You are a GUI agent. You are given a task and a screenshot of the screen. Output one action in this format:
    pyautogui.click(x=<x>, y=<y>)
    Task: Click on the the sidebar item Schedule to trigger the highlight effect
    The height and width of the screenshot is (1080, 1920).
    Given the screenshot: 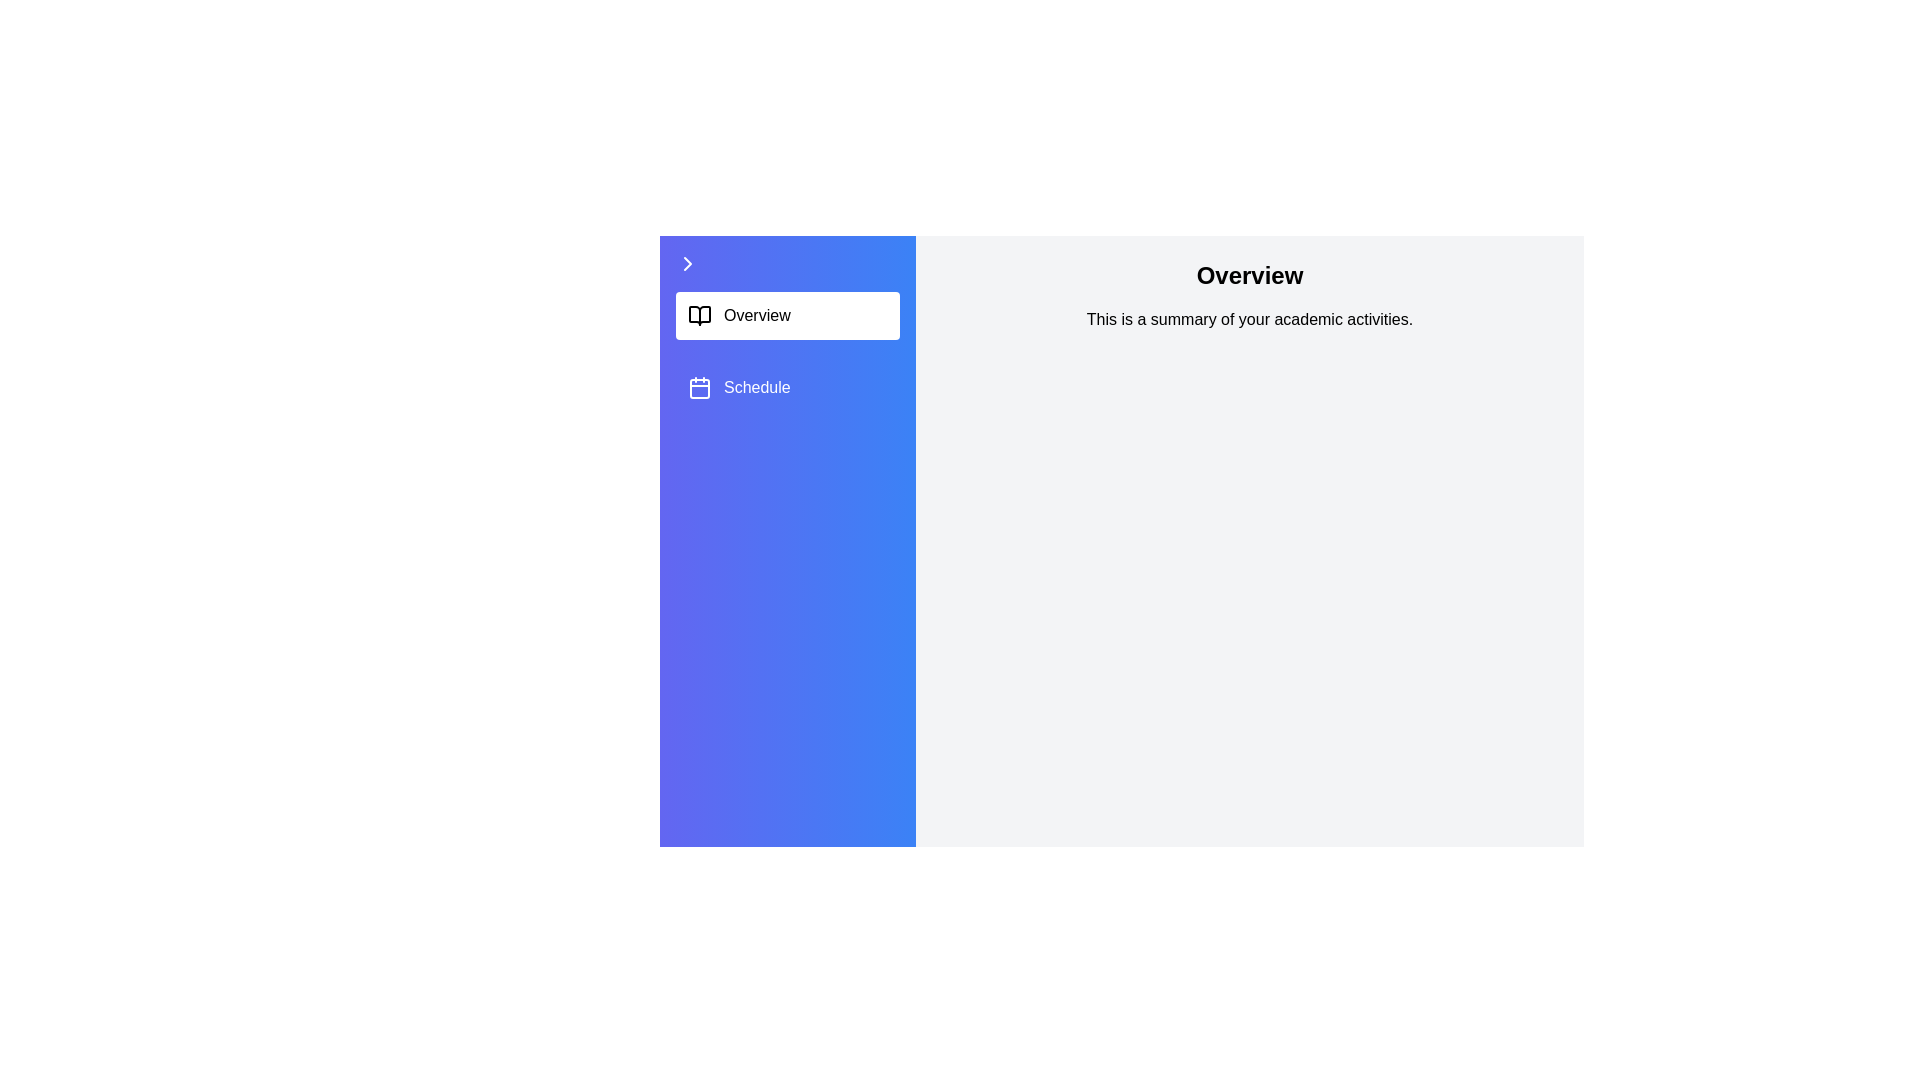 What is the action you would take?
    pyautogui.click(x=786, y=388)
    